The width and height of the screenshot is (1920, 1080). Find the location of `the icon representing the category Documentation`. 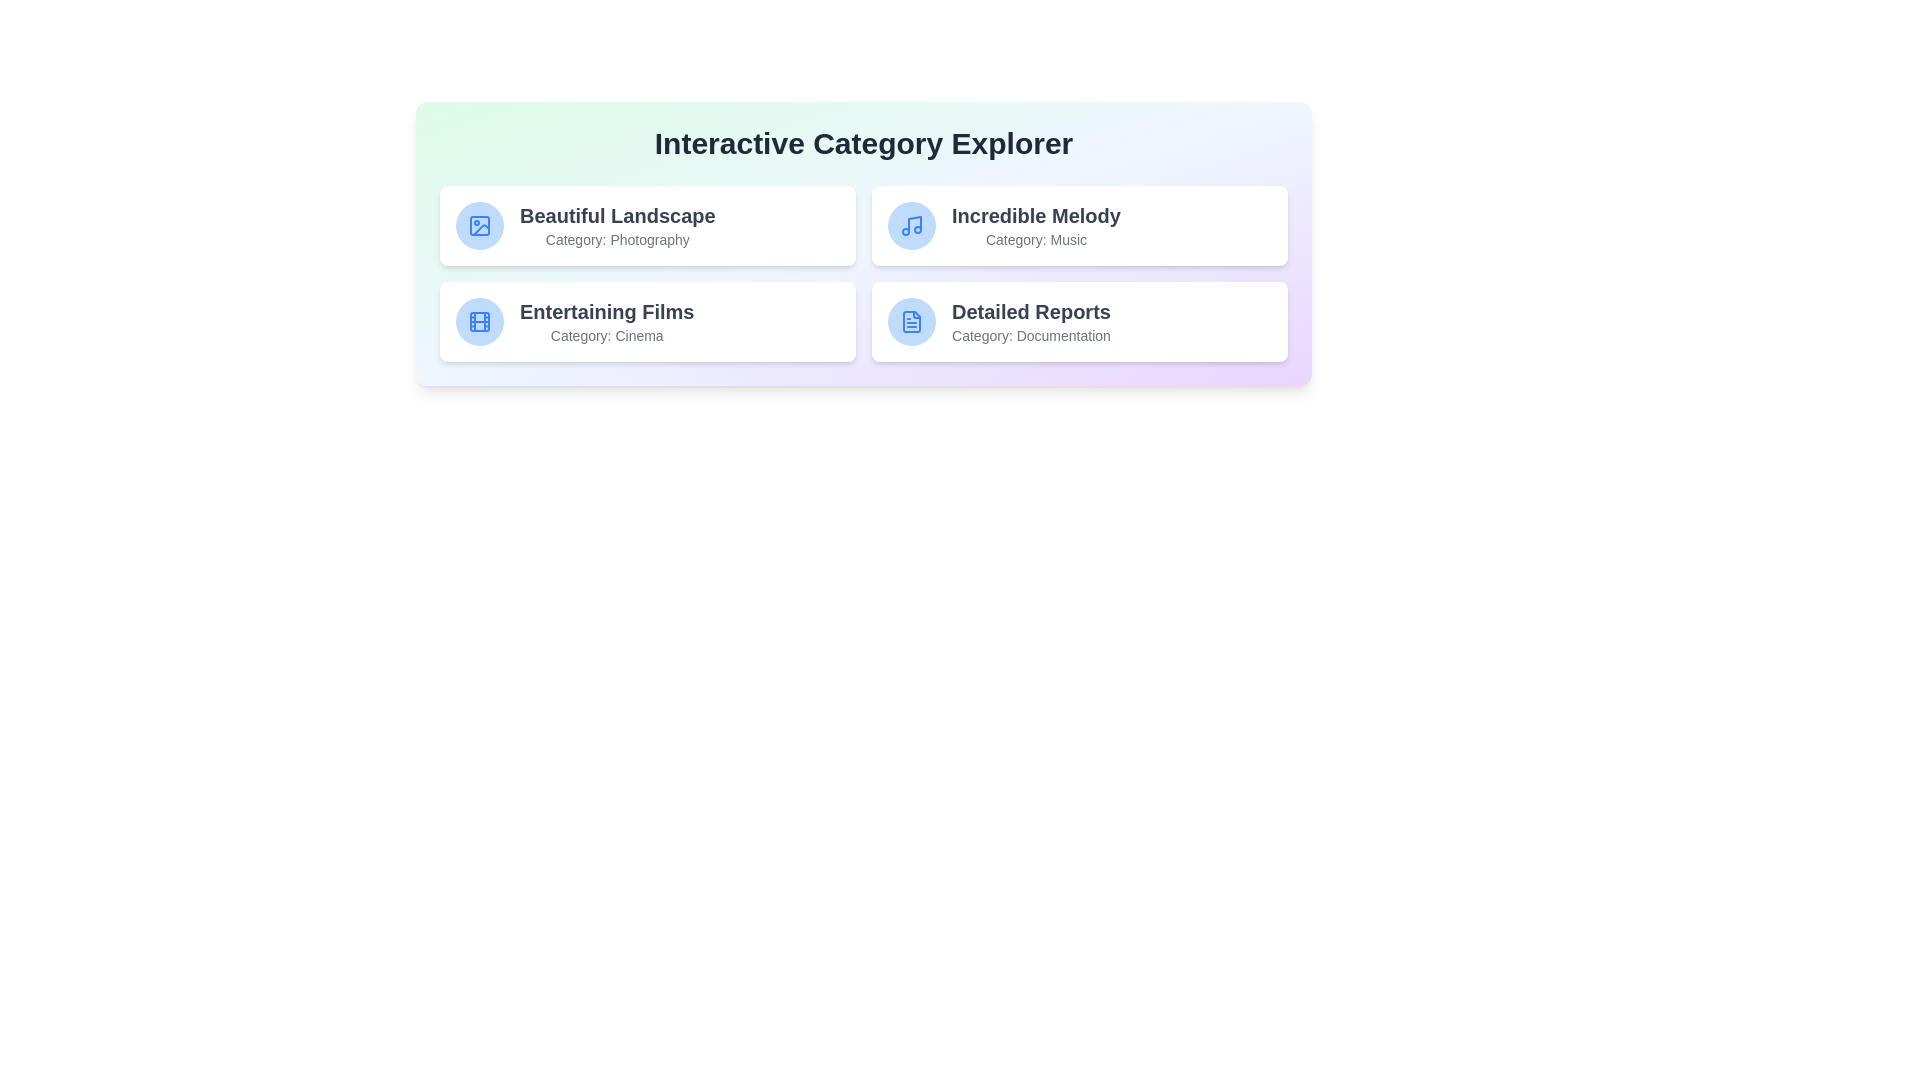

the icon representing the category Documentation is located at coordinates (911, 320).